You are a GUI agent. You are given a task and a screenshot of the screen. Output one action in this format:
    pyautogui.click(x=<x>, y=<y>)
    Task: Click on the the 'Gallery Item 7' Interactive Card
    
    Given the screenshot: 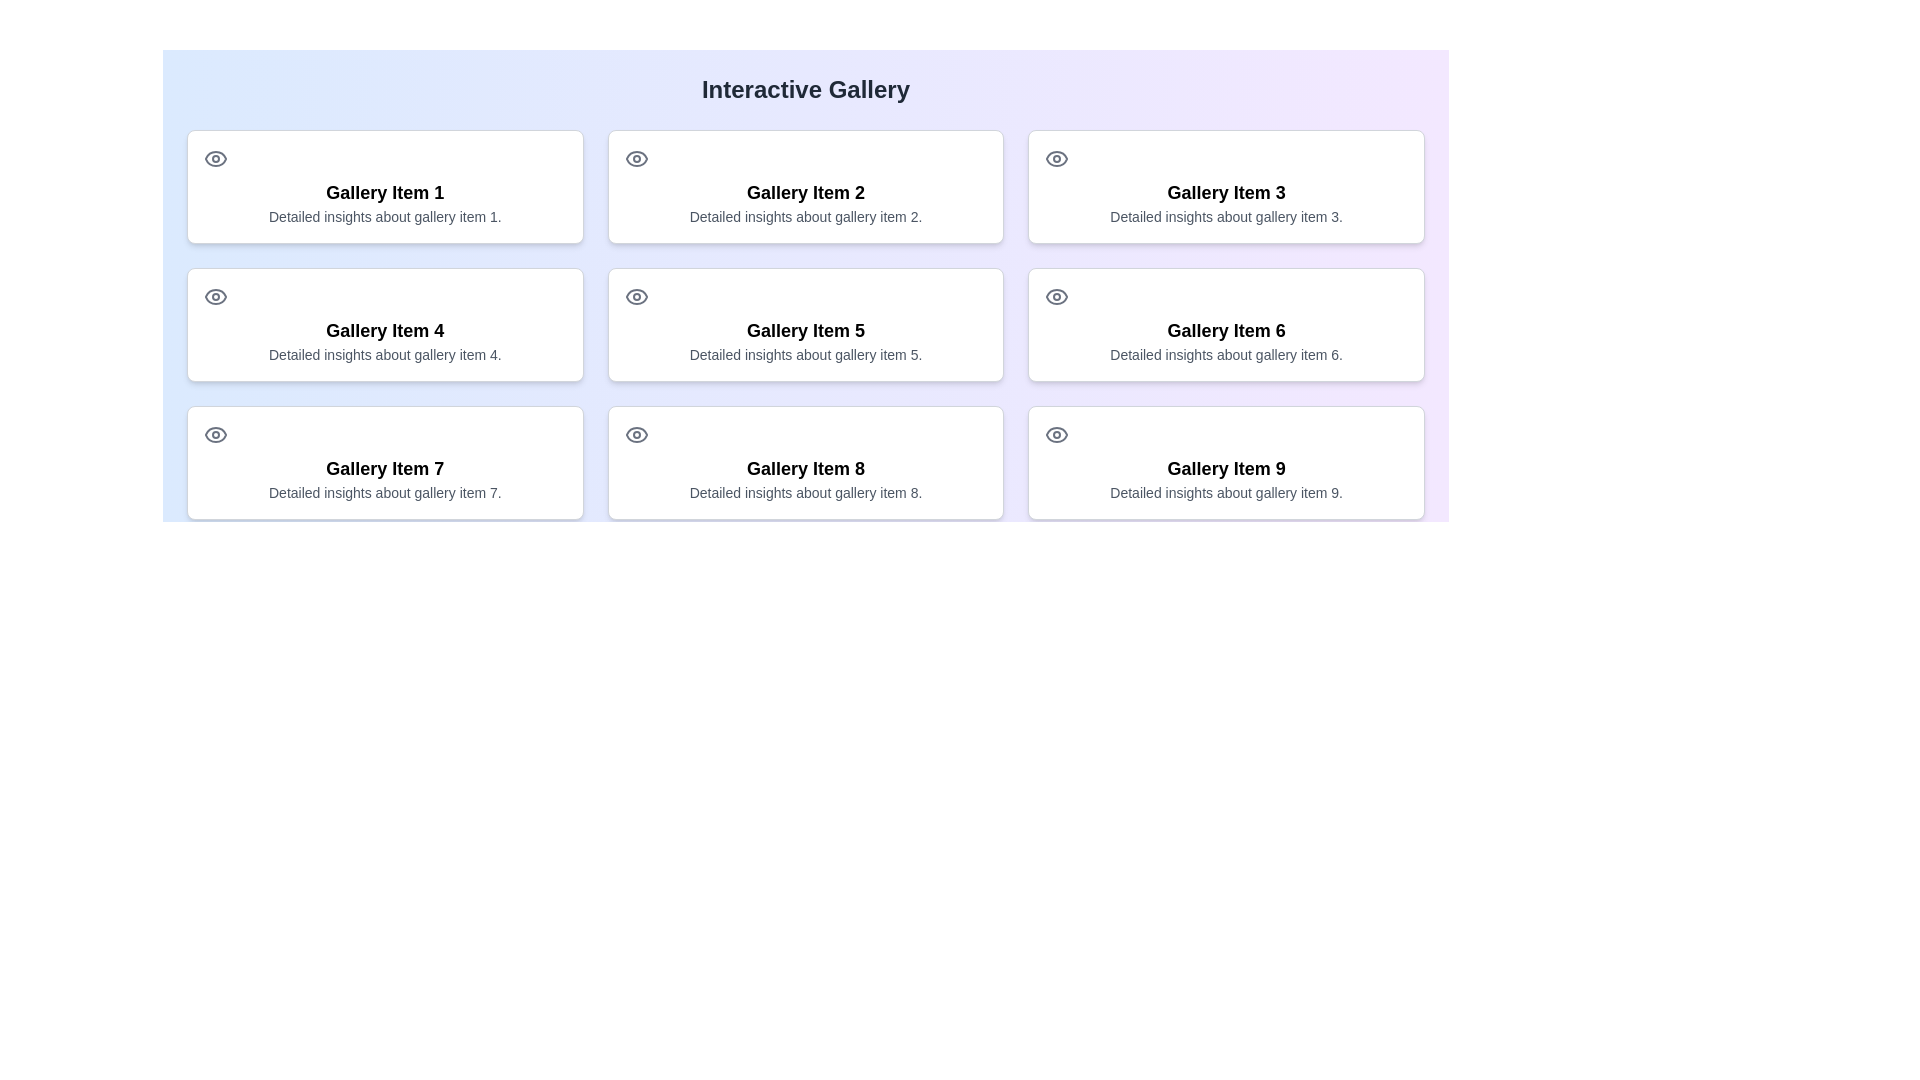 What is the action you would take?
    pyautogui.click(x=385, y=462)
    